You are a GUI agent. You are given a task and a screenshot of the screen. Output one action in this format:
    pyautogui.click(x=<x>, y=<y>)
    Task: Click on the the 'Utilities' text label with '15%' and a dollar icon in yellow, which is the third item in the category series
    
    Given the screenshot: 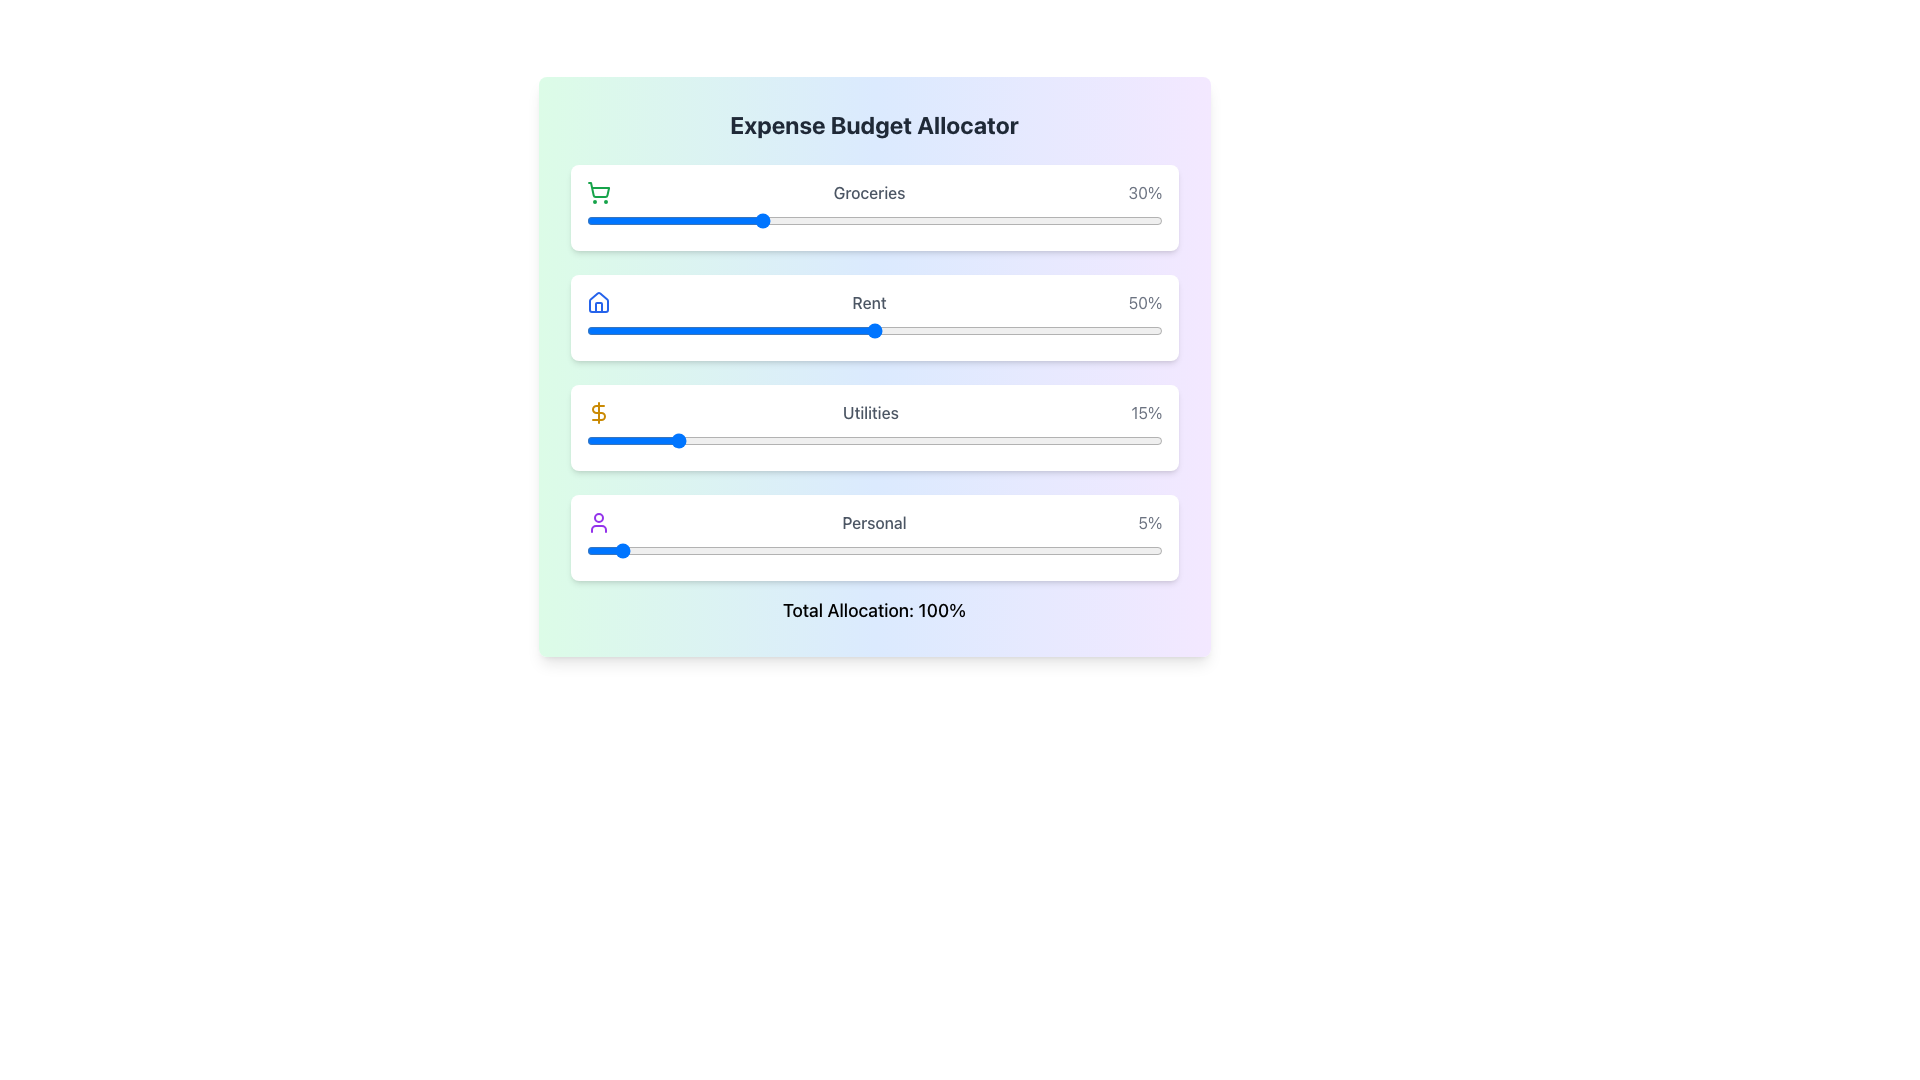 What is the action you would take?
    pyautogui.click(x=874, y=411)
    